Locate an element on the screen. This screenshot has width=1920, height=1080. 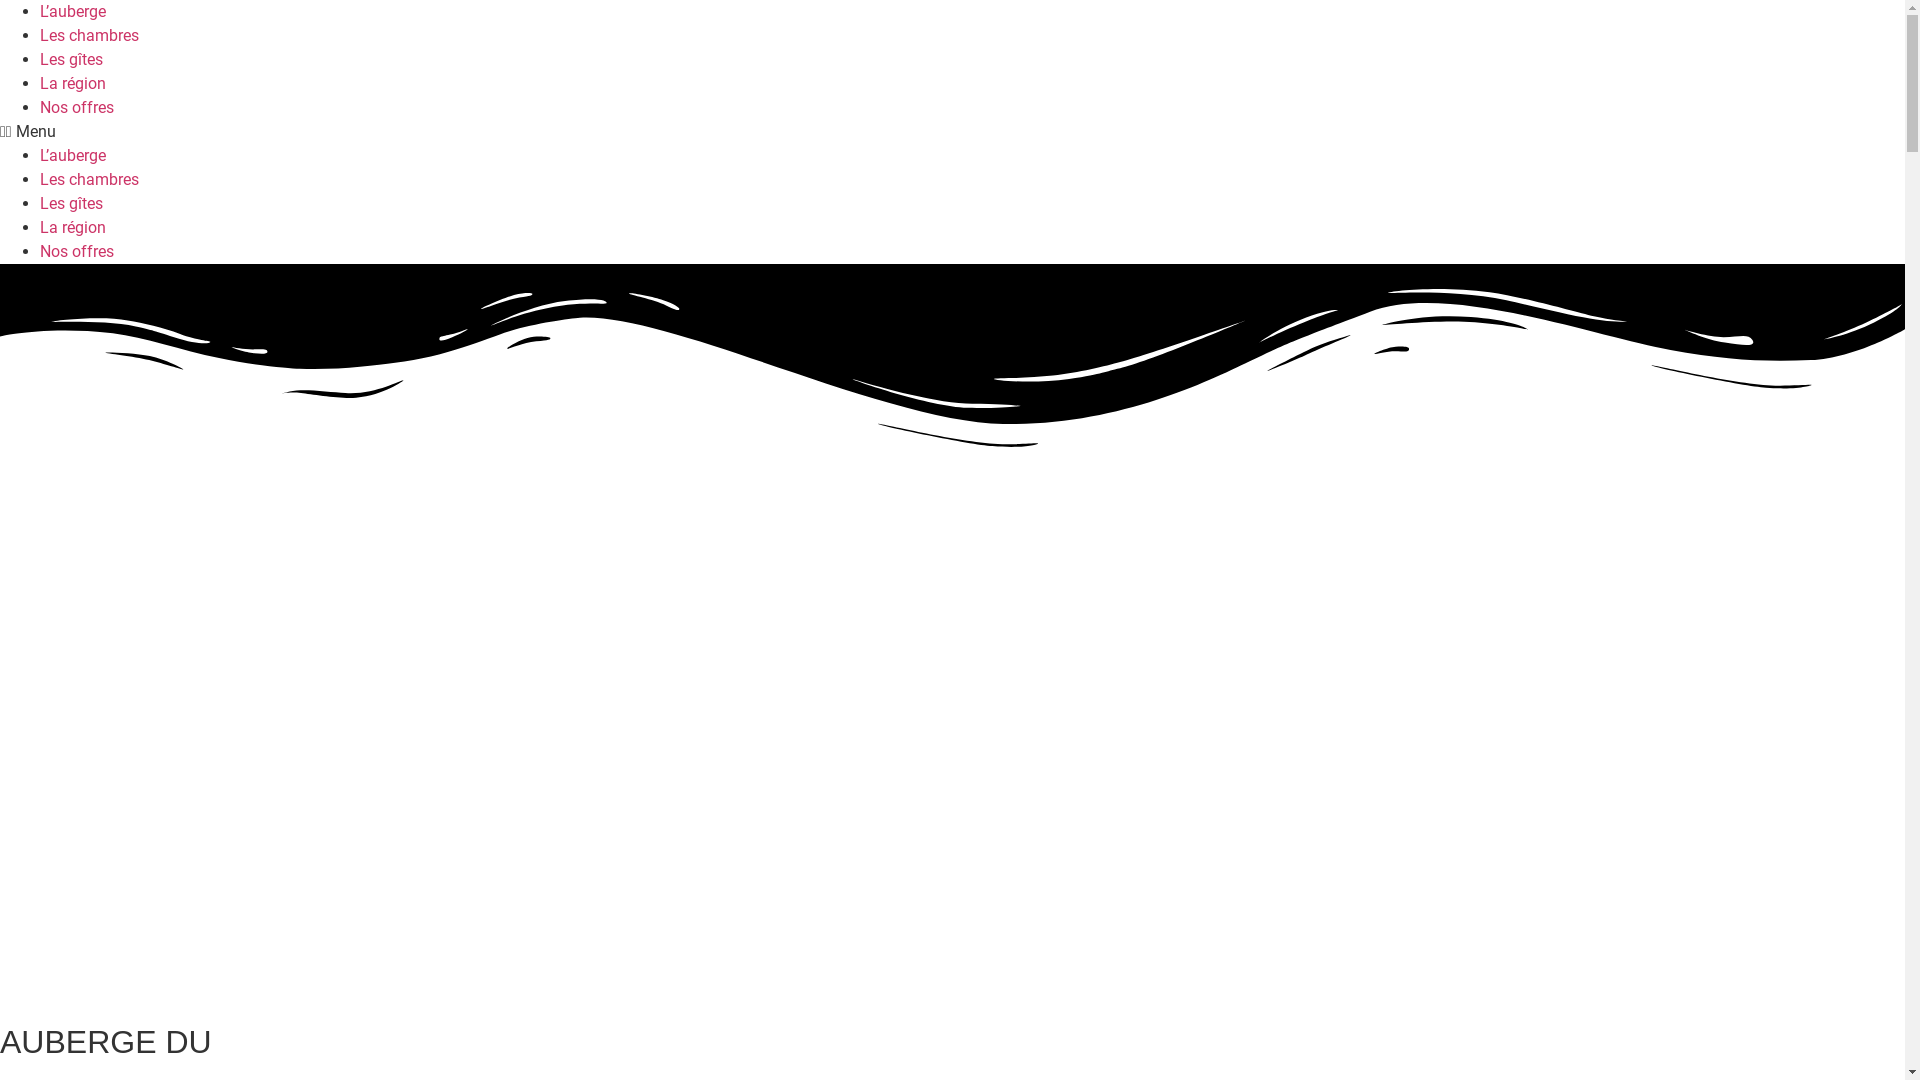
'Nos offres' is located at coordinates (76, 107).